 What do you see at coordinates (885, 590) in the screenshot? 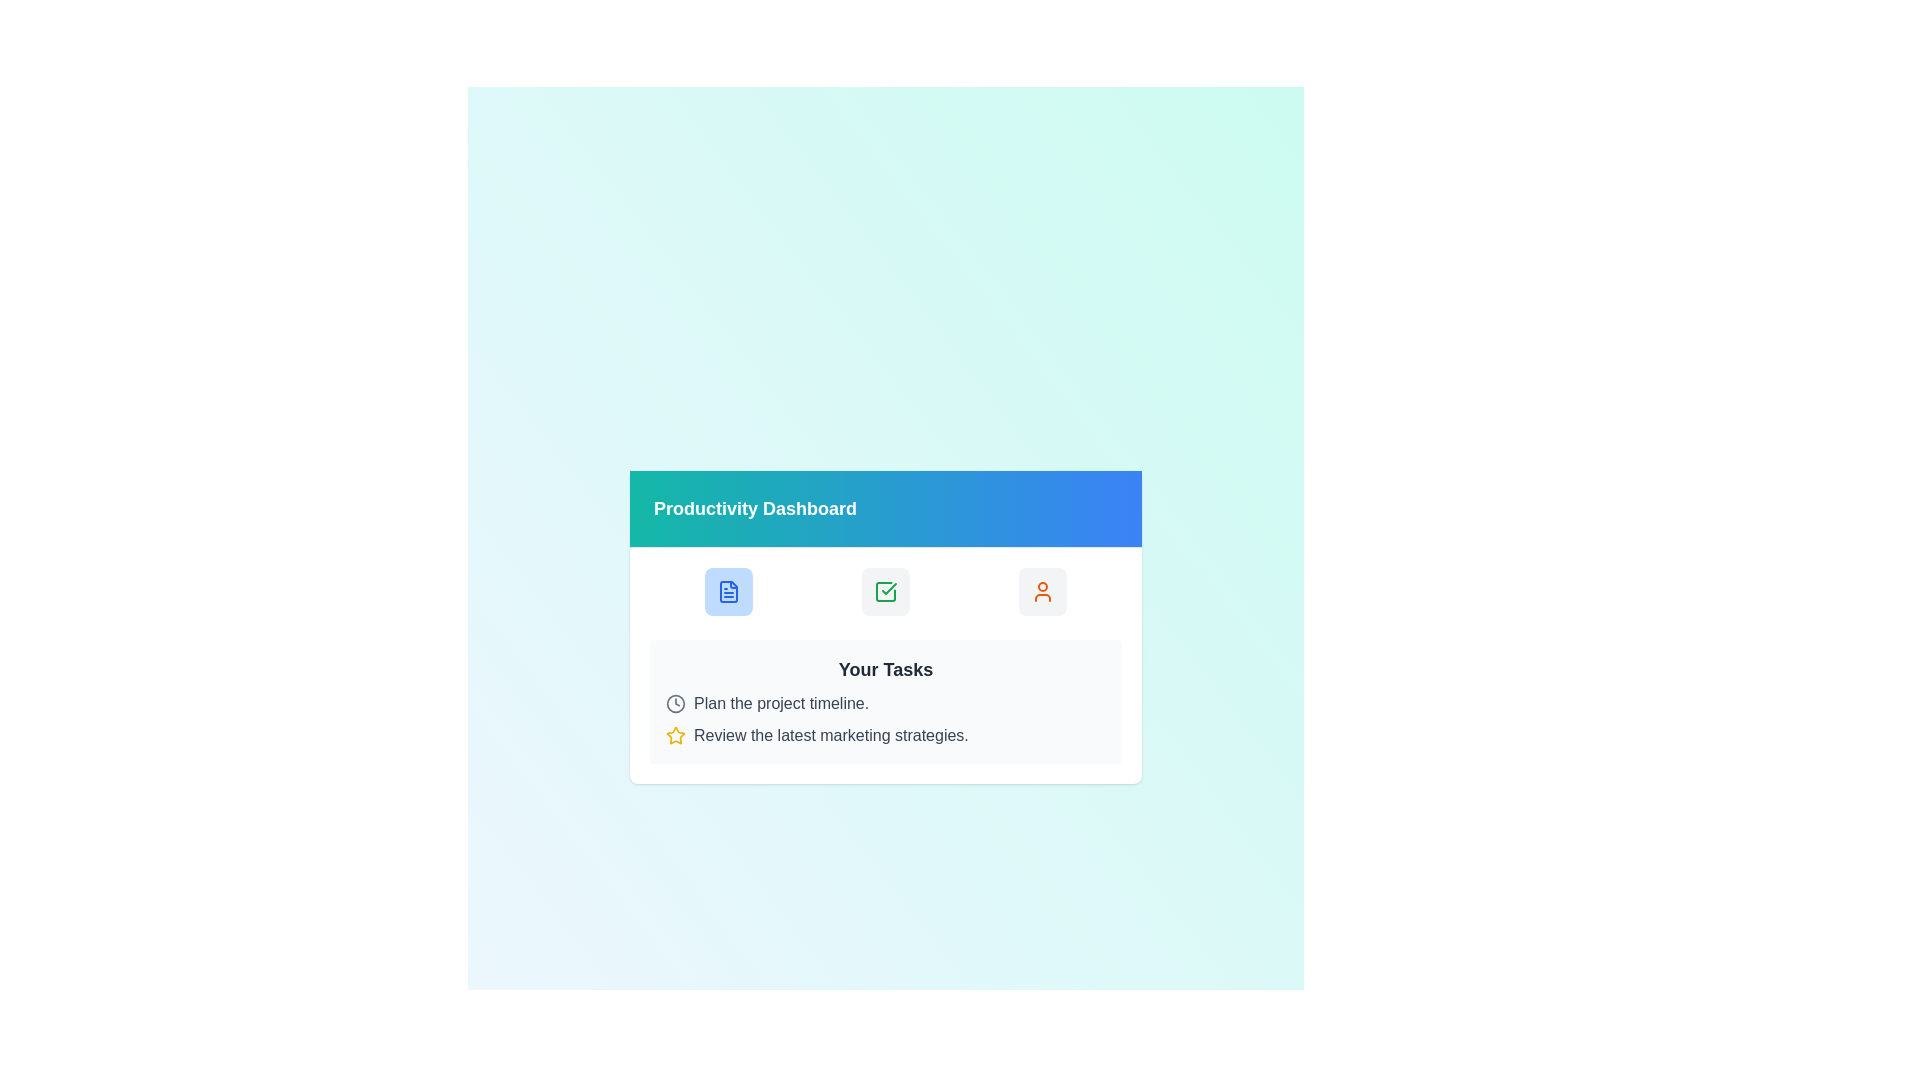
I see `the second button of the Menu Bar, which is positioned below the 'Productivity Dashboard' header and above the 'Your Tasks' section` at bounding box center [885, 590].